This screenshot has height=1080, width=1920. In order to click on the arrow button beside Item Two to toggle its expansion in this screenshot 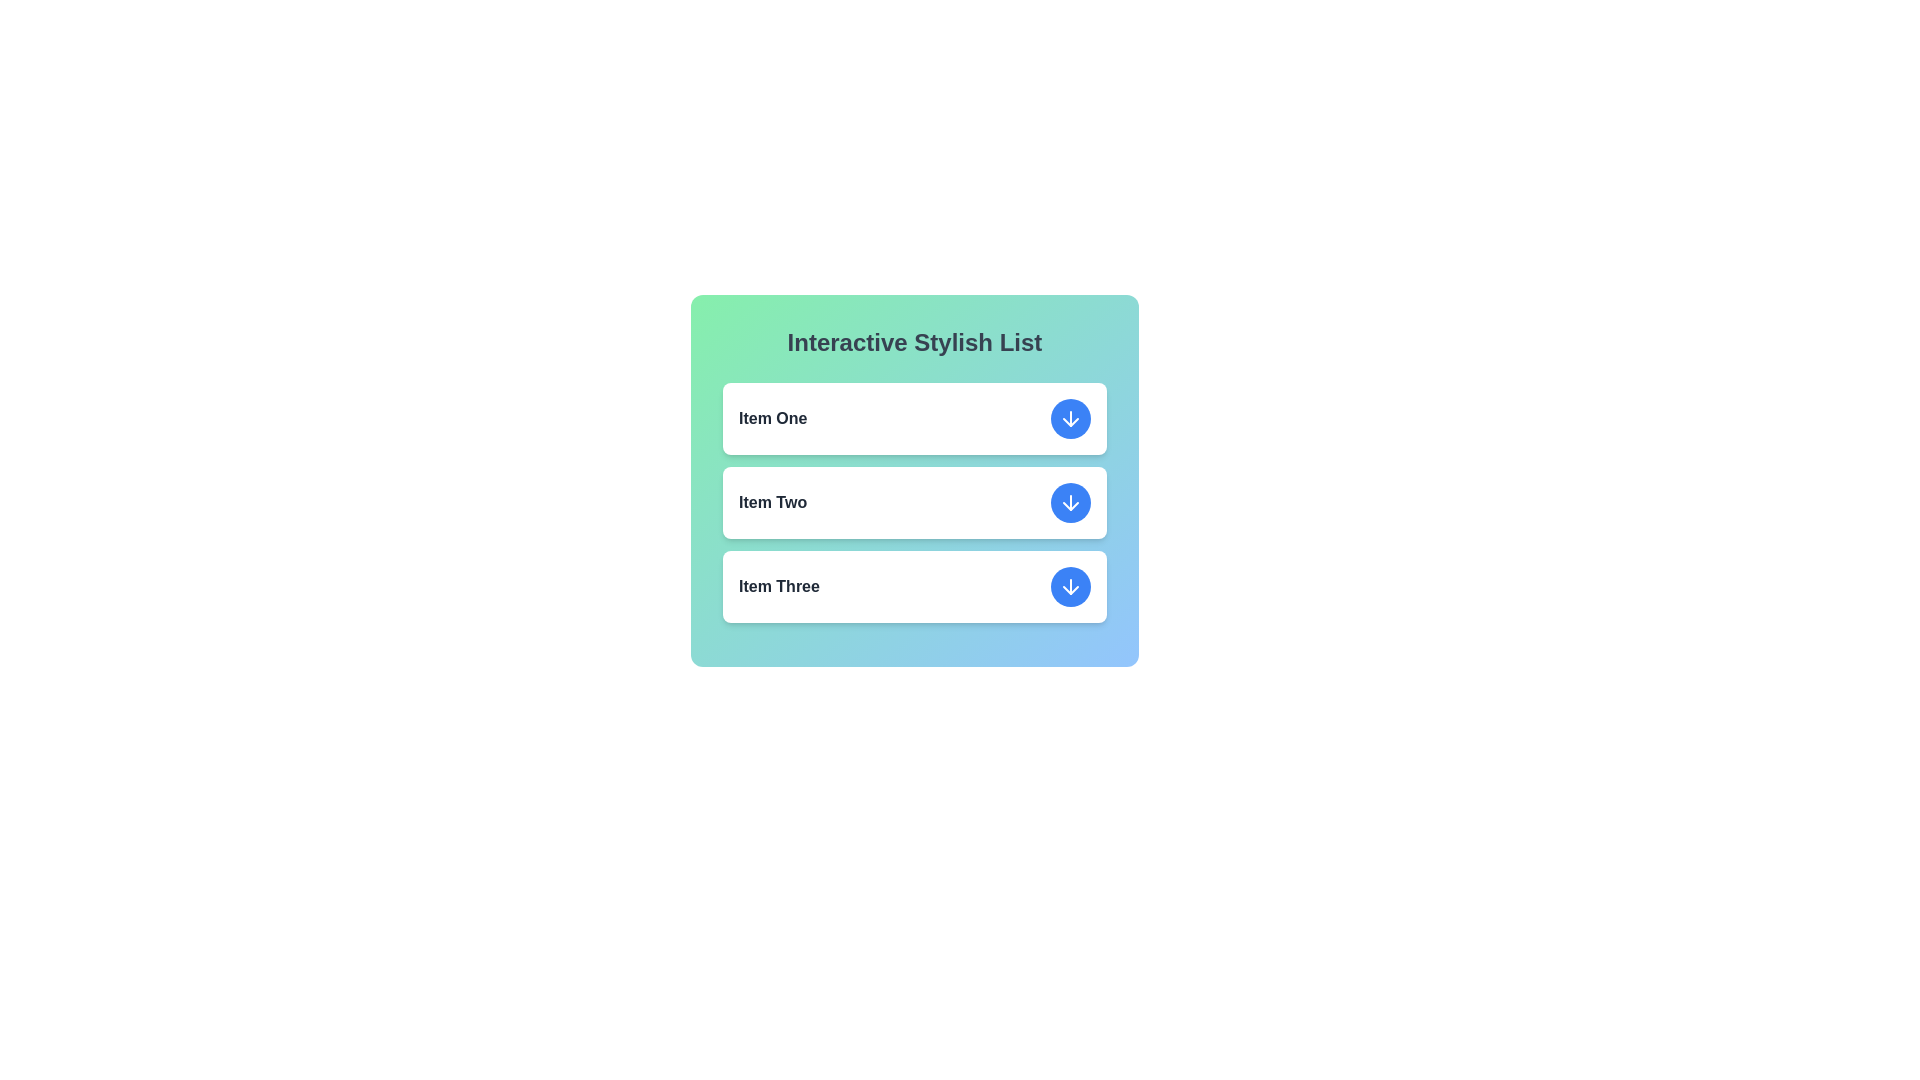, I will do `click(1069, 501)`.